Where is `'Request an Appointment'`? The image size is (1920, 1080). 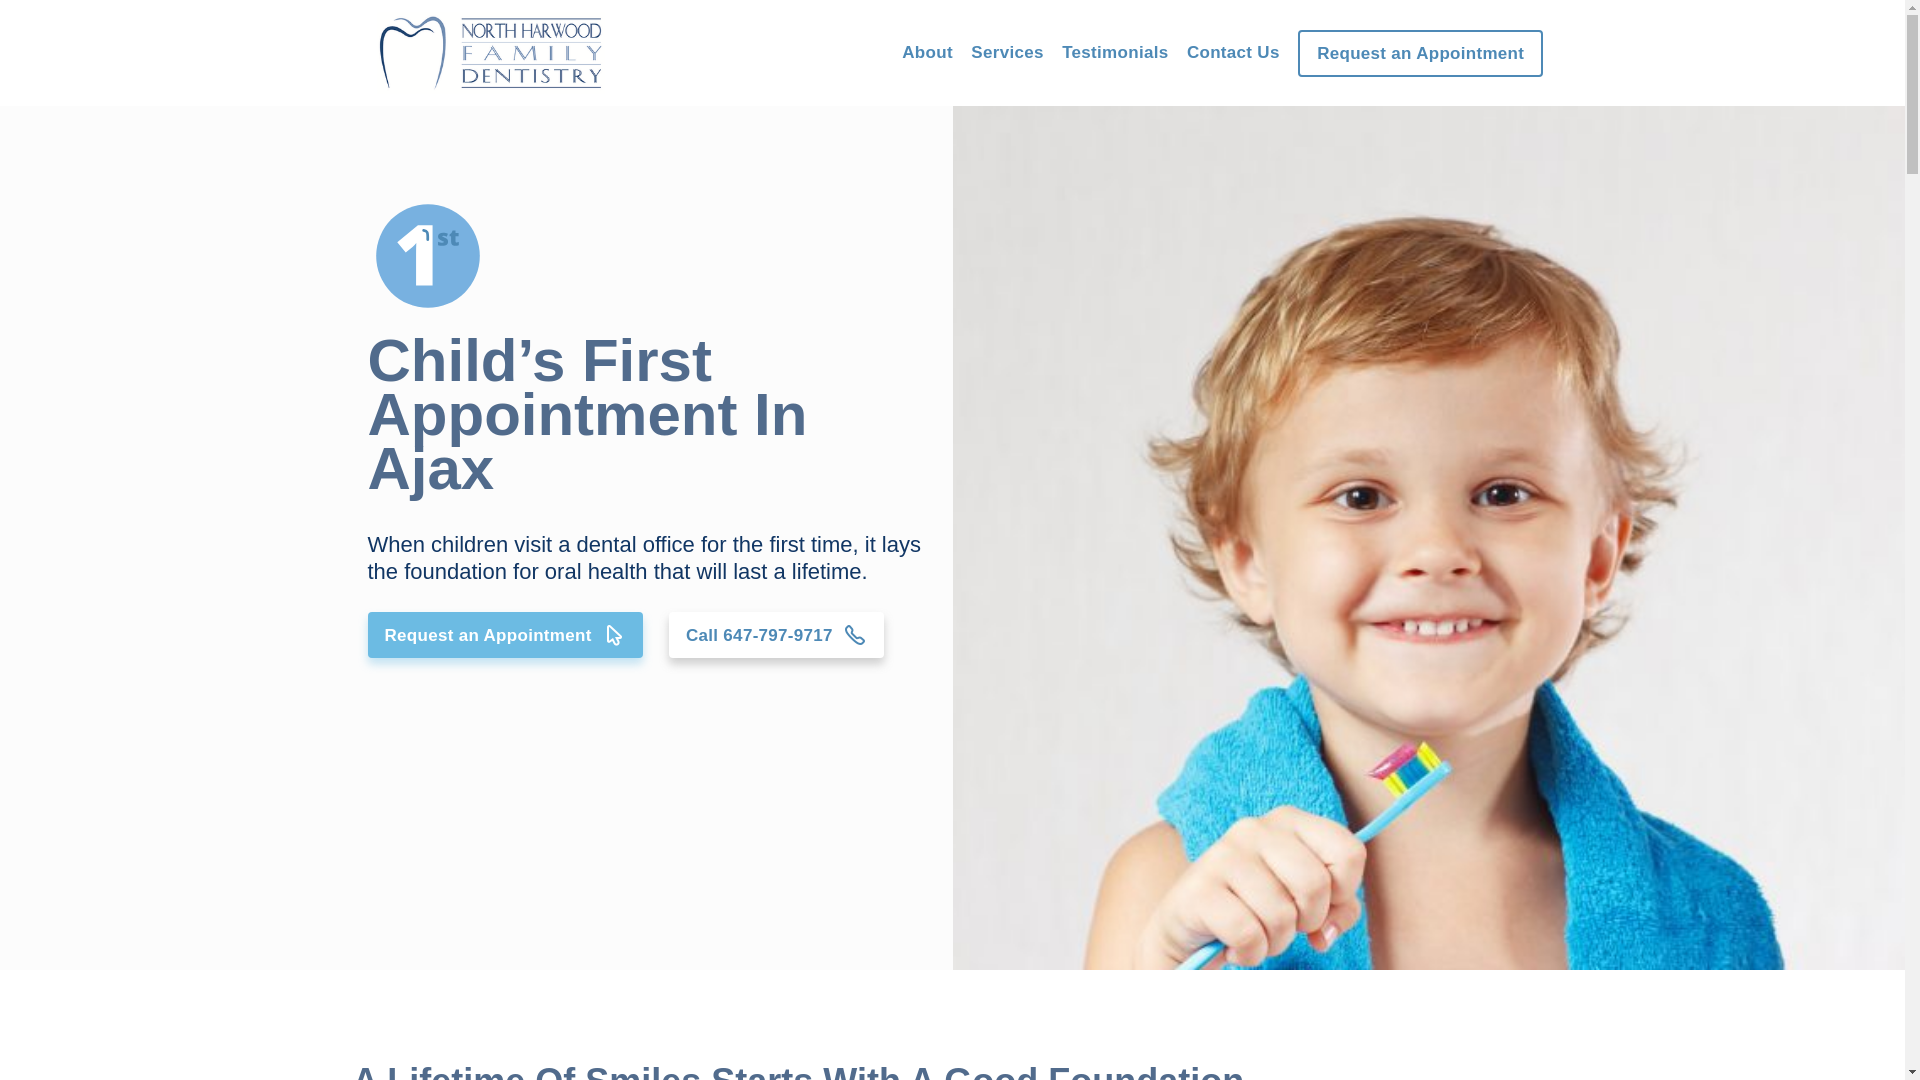
'Request an Appointment' is located at coordinates (1297, 52).